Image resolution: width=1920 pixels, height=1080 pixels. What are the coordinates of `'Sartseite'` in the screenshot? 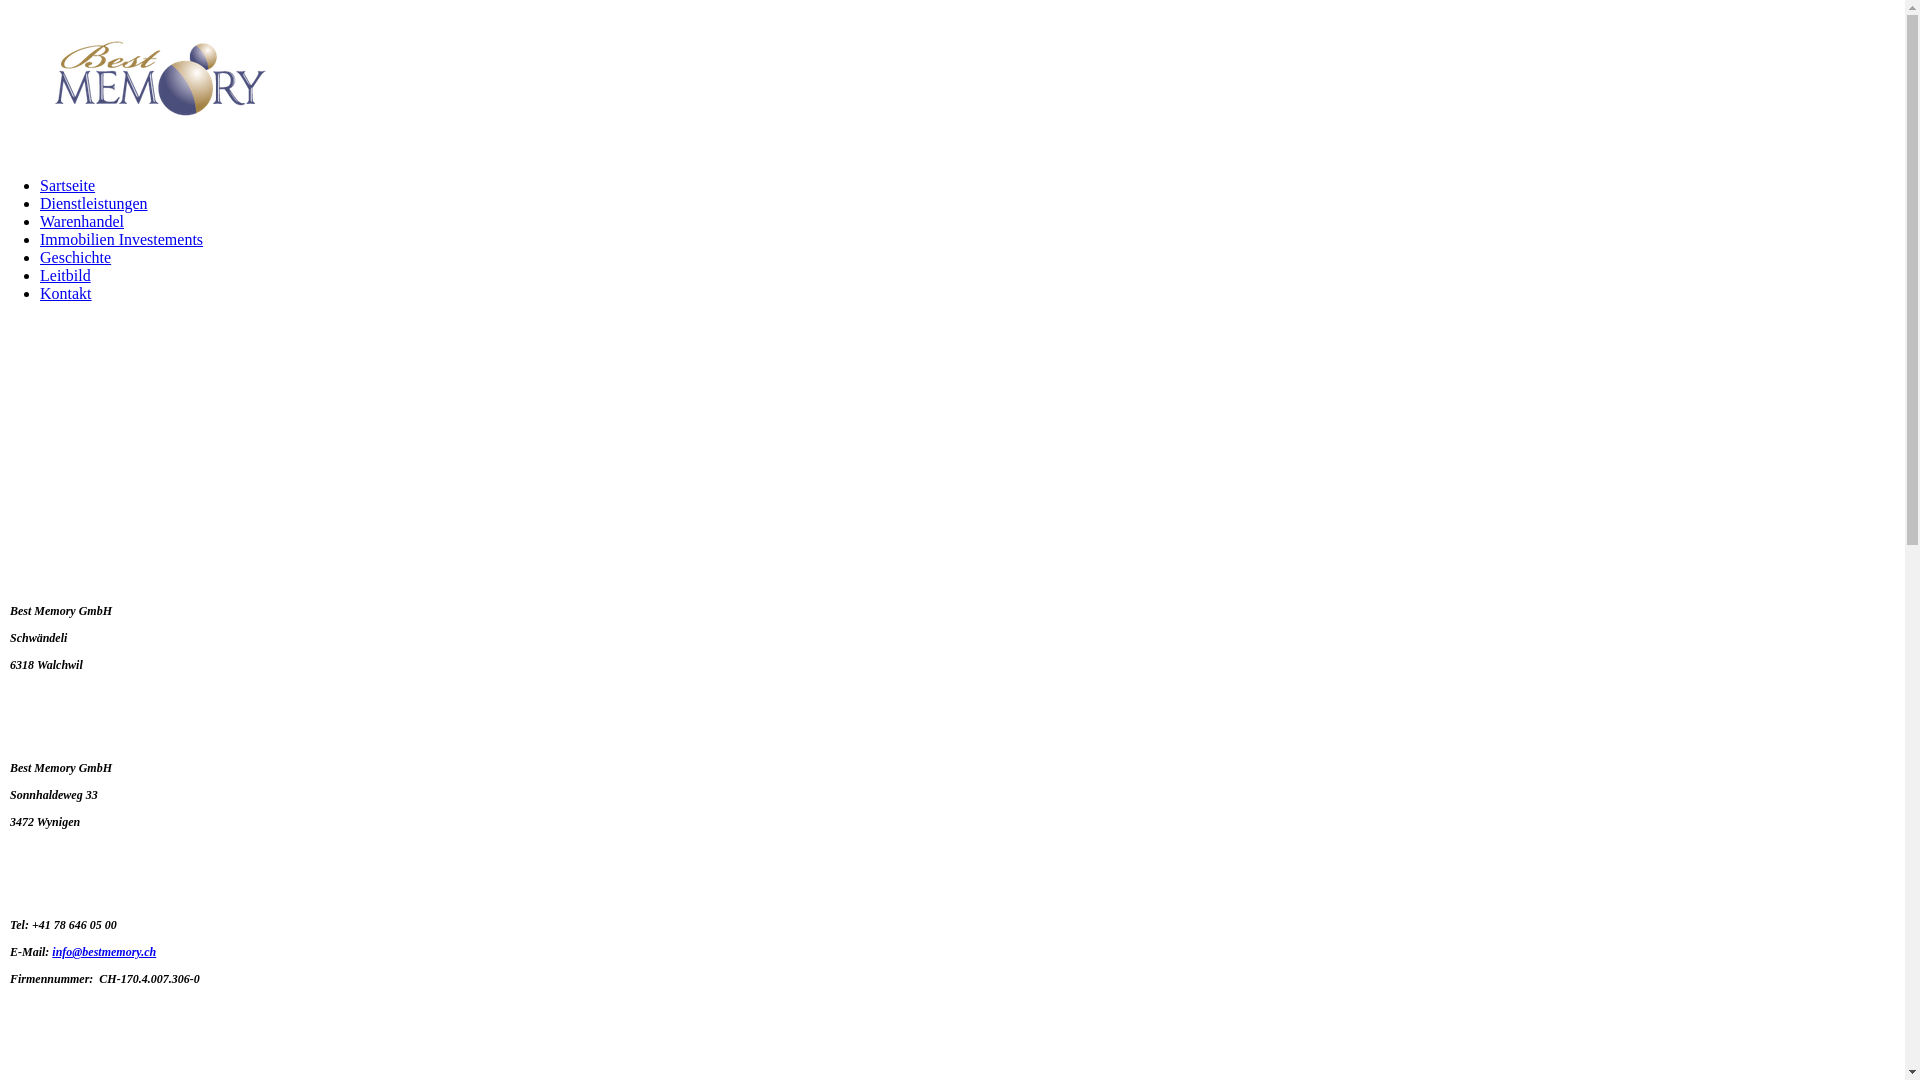 It's located at (67, 185).